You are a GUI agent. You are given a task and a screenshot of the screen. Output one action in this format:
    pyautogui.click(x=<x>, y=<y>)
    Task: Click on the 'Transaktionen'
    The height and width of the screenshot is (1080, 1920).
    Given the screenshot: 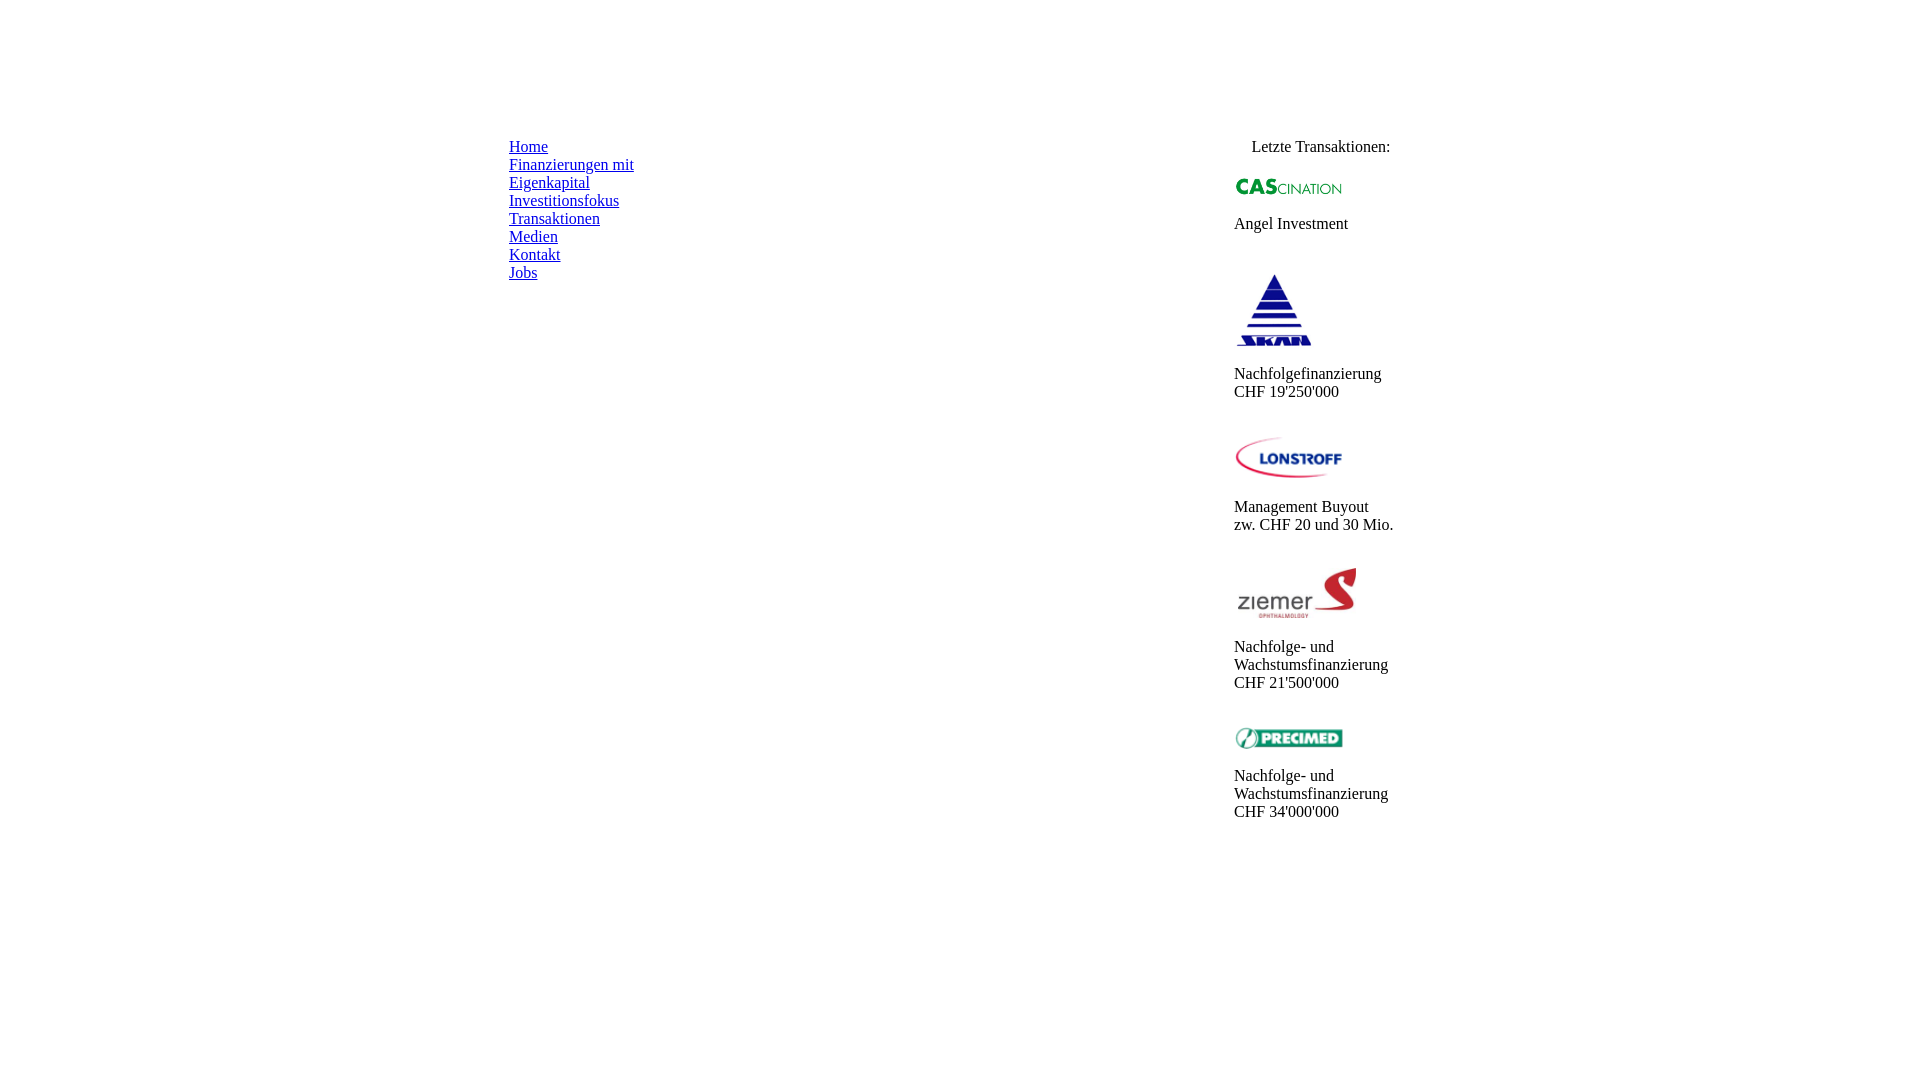 What is the action you would take?
    pyautogui.click(x=508, y=218)
    